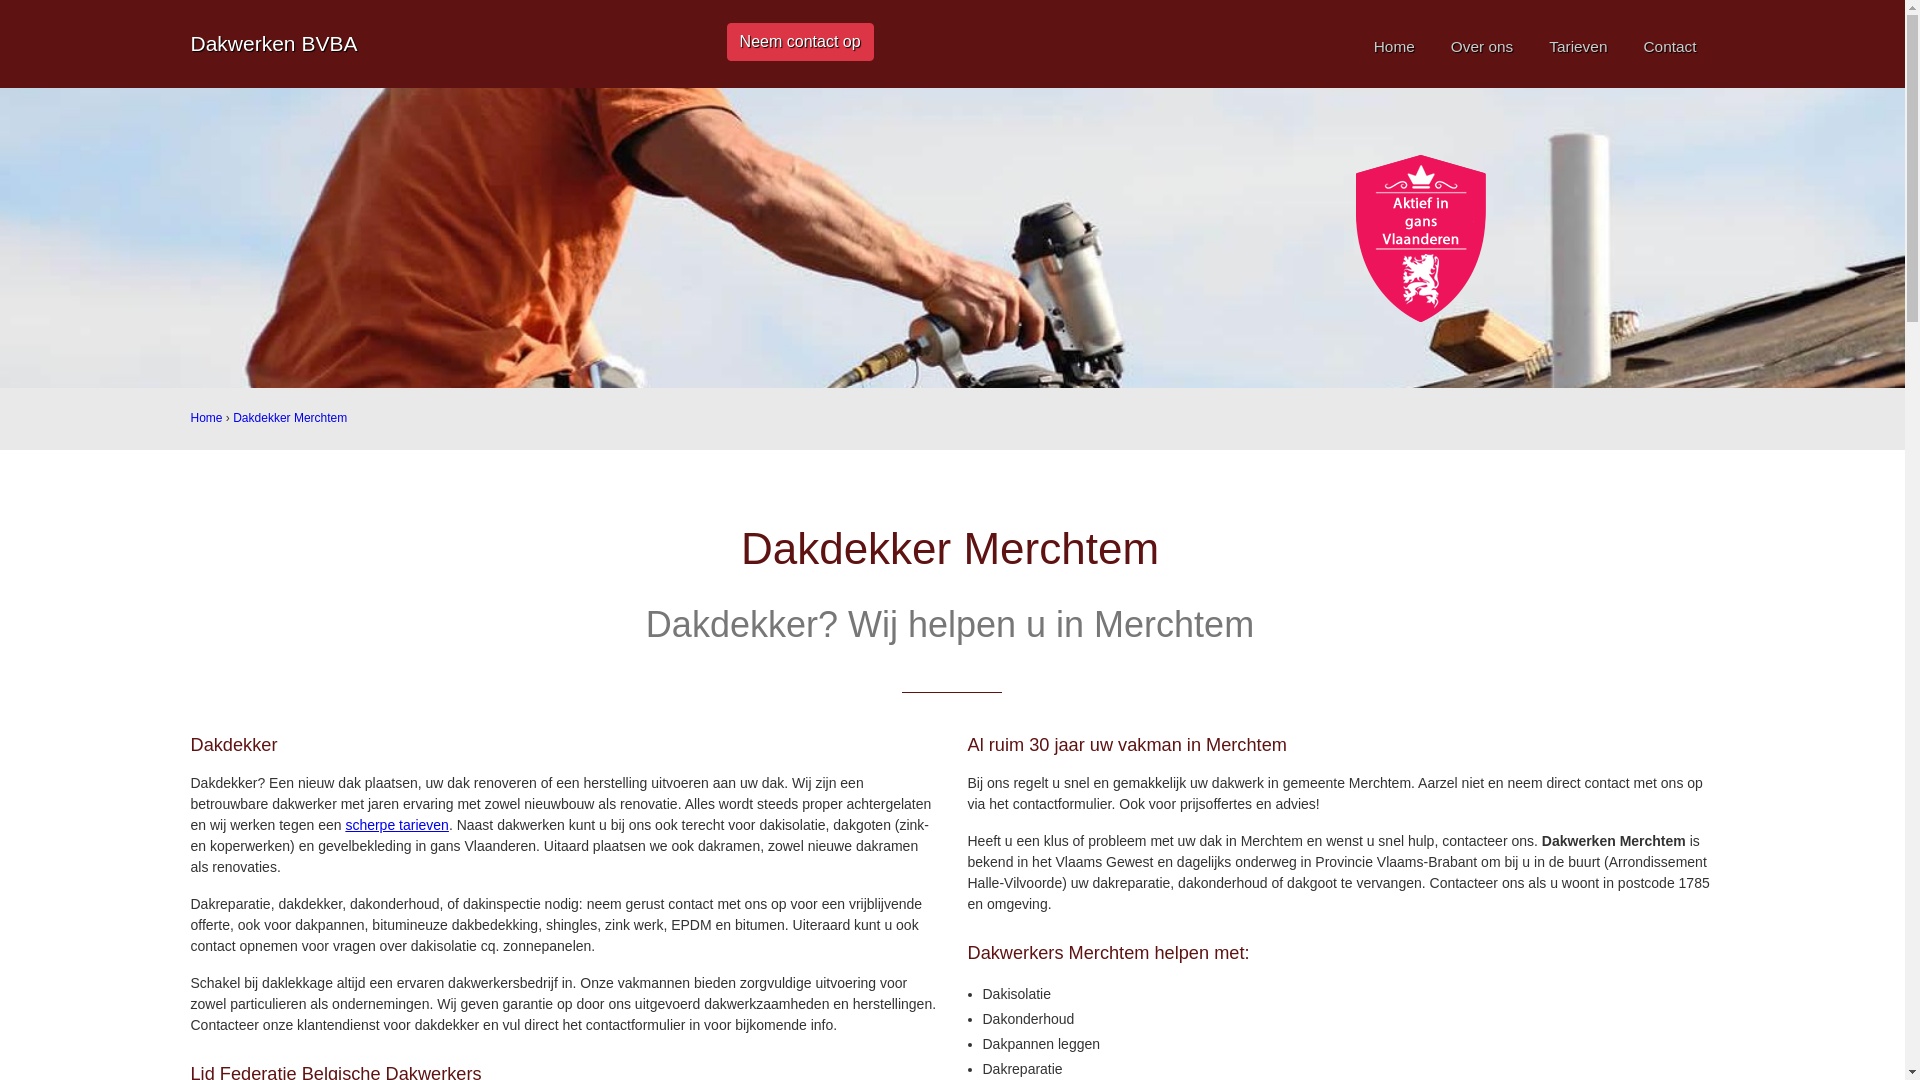 The width and height of the screenshot is (1920, 1080). I want to click on 'Home', so click(1393, 45).